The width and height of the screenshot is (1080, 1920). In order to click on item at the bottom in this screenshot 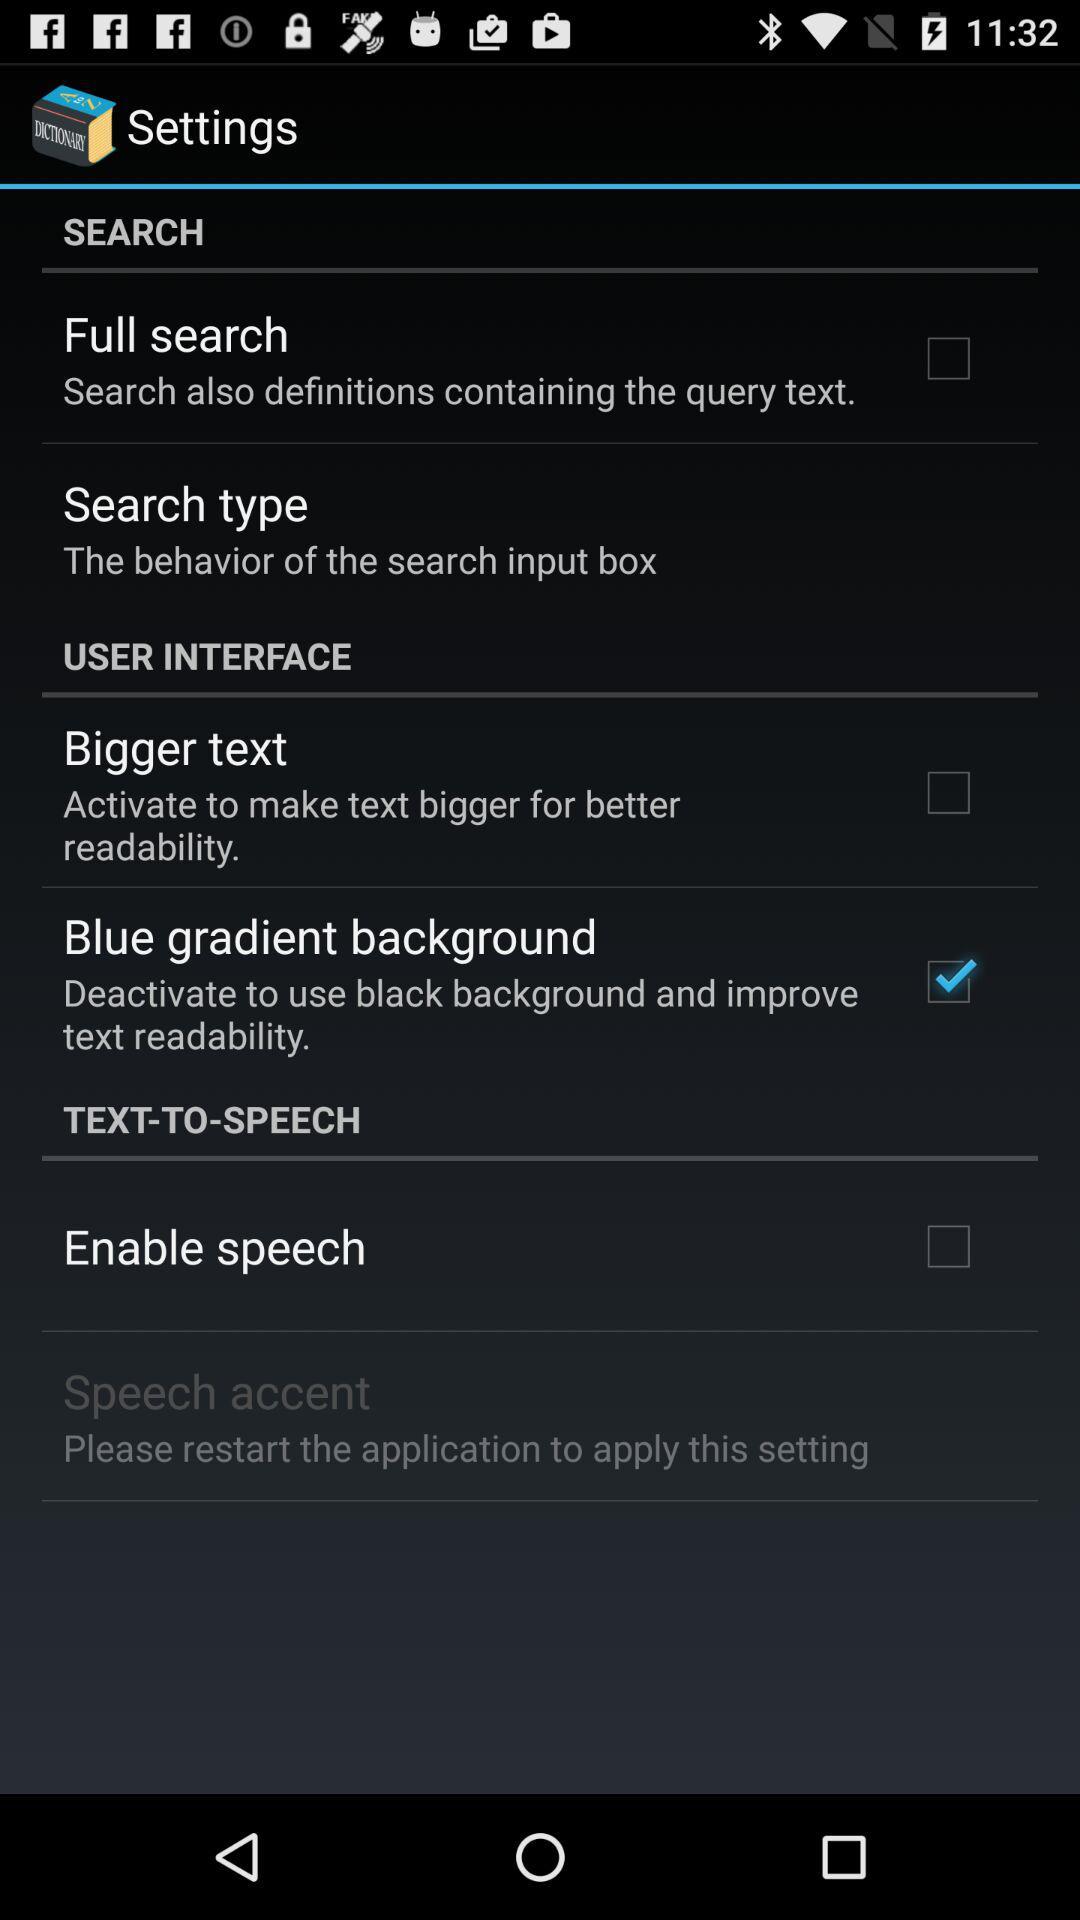, I will do `click(466, 1447)`.